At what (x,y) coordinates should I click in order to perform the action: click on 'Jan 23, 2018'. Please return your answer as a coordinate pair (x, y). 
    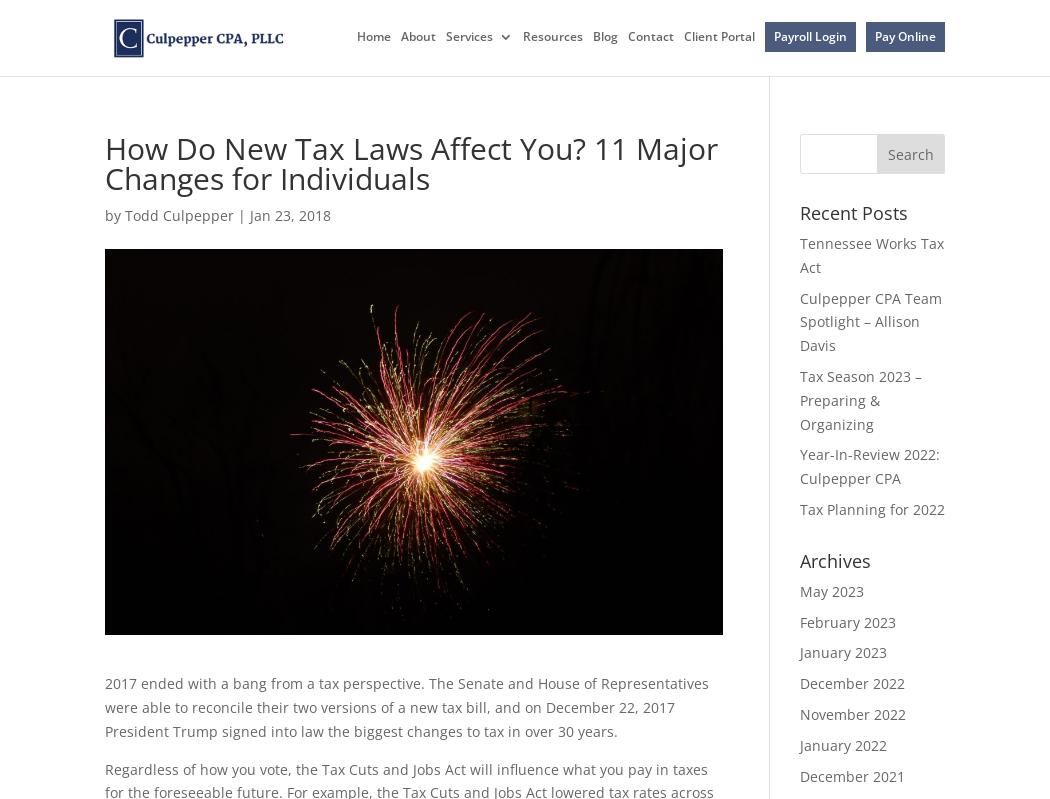
    Looking at the image, I should click on (289, 215).